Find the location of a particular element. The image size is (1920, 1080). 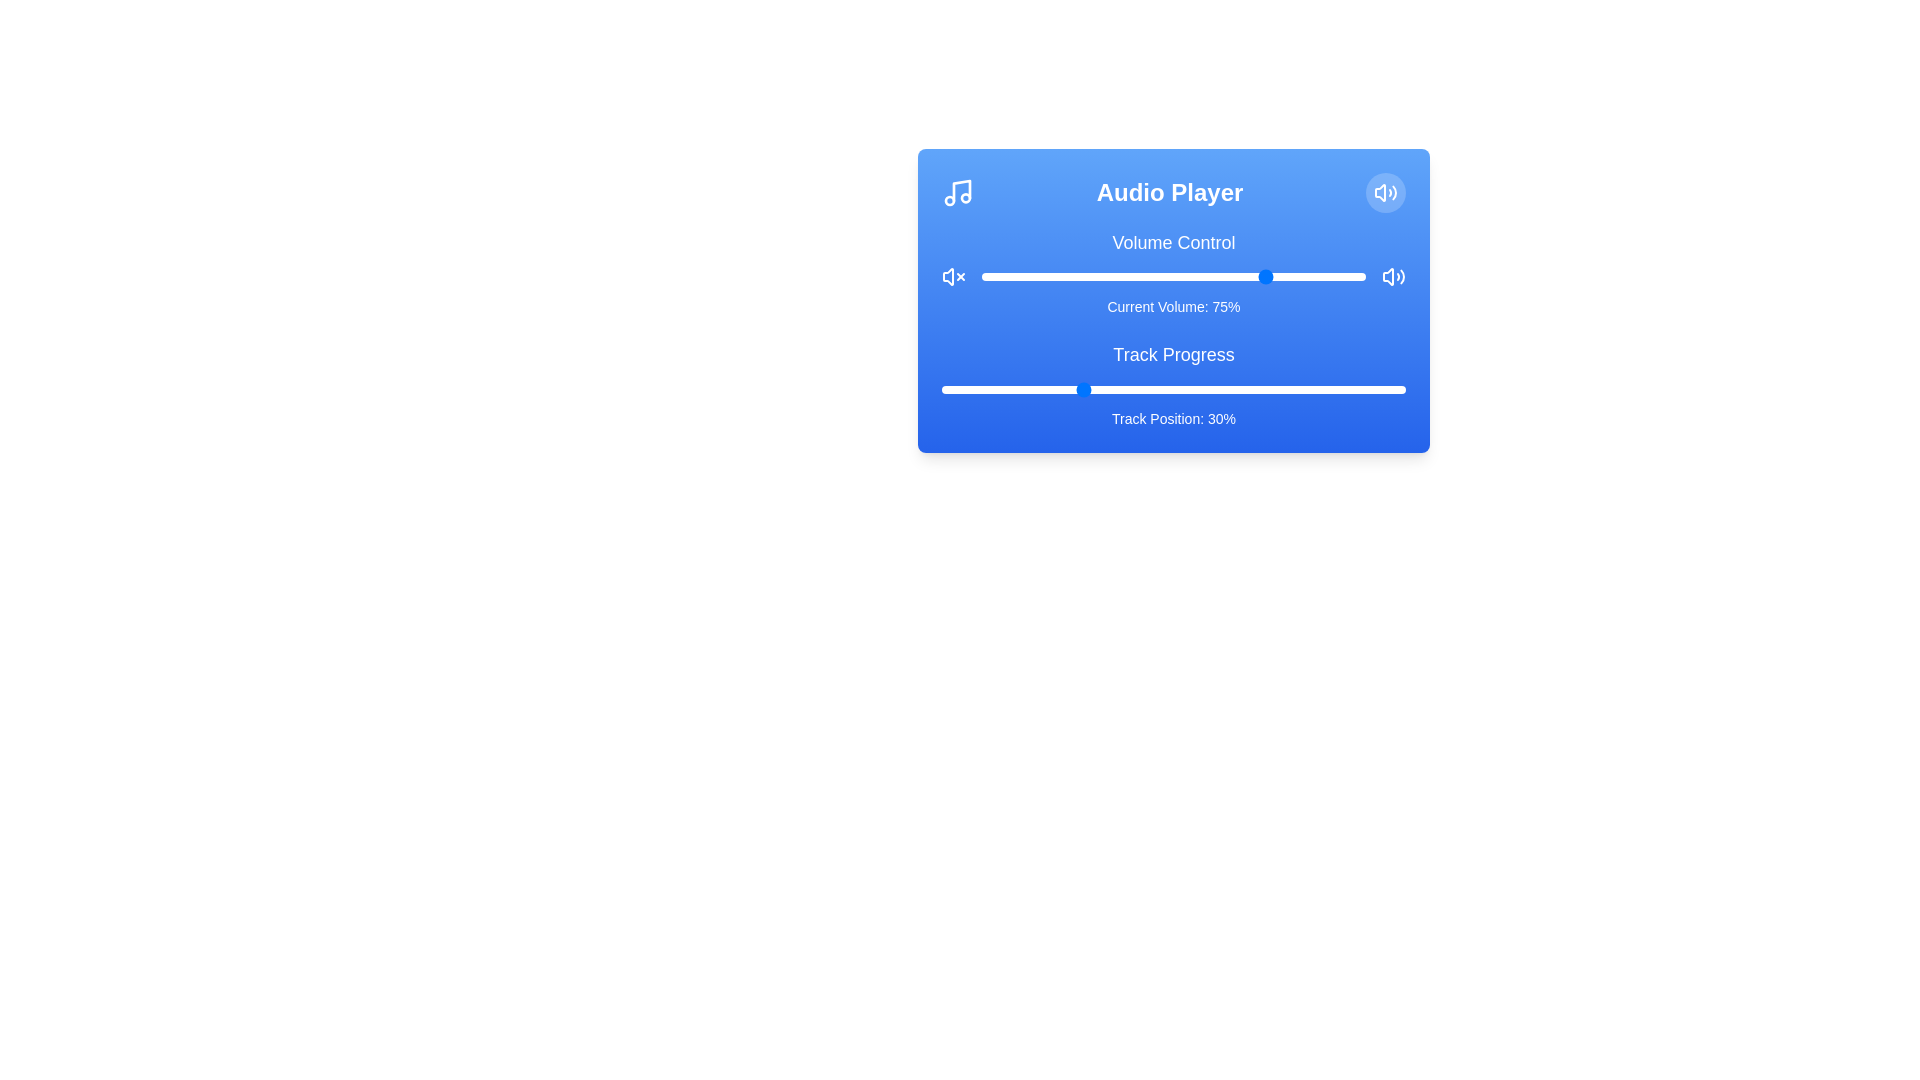

volume is located at coordinates (1189, 277).